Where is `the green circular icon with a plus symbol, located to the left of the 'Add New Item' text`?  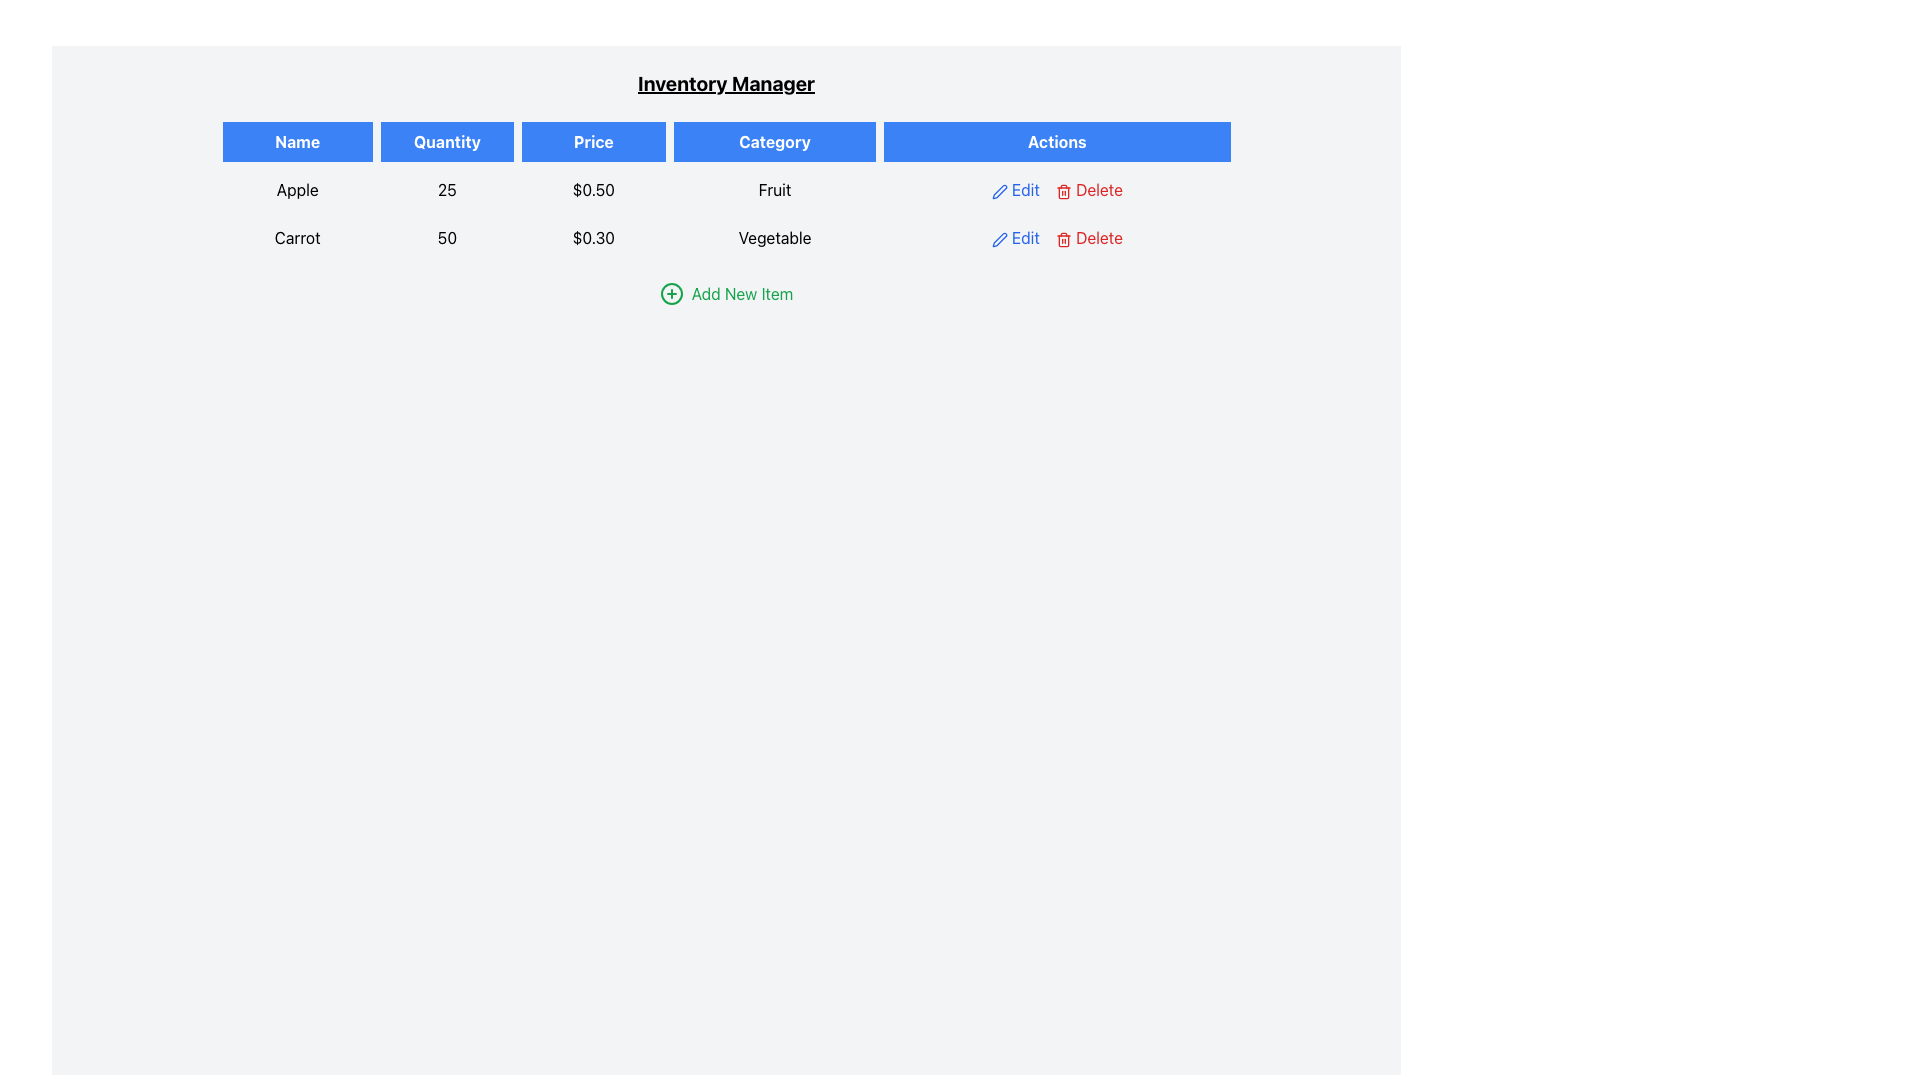 the green circular icon with a plus symbol, located to the left of the 'Add New Item' text is located at coordinates (671, 293).